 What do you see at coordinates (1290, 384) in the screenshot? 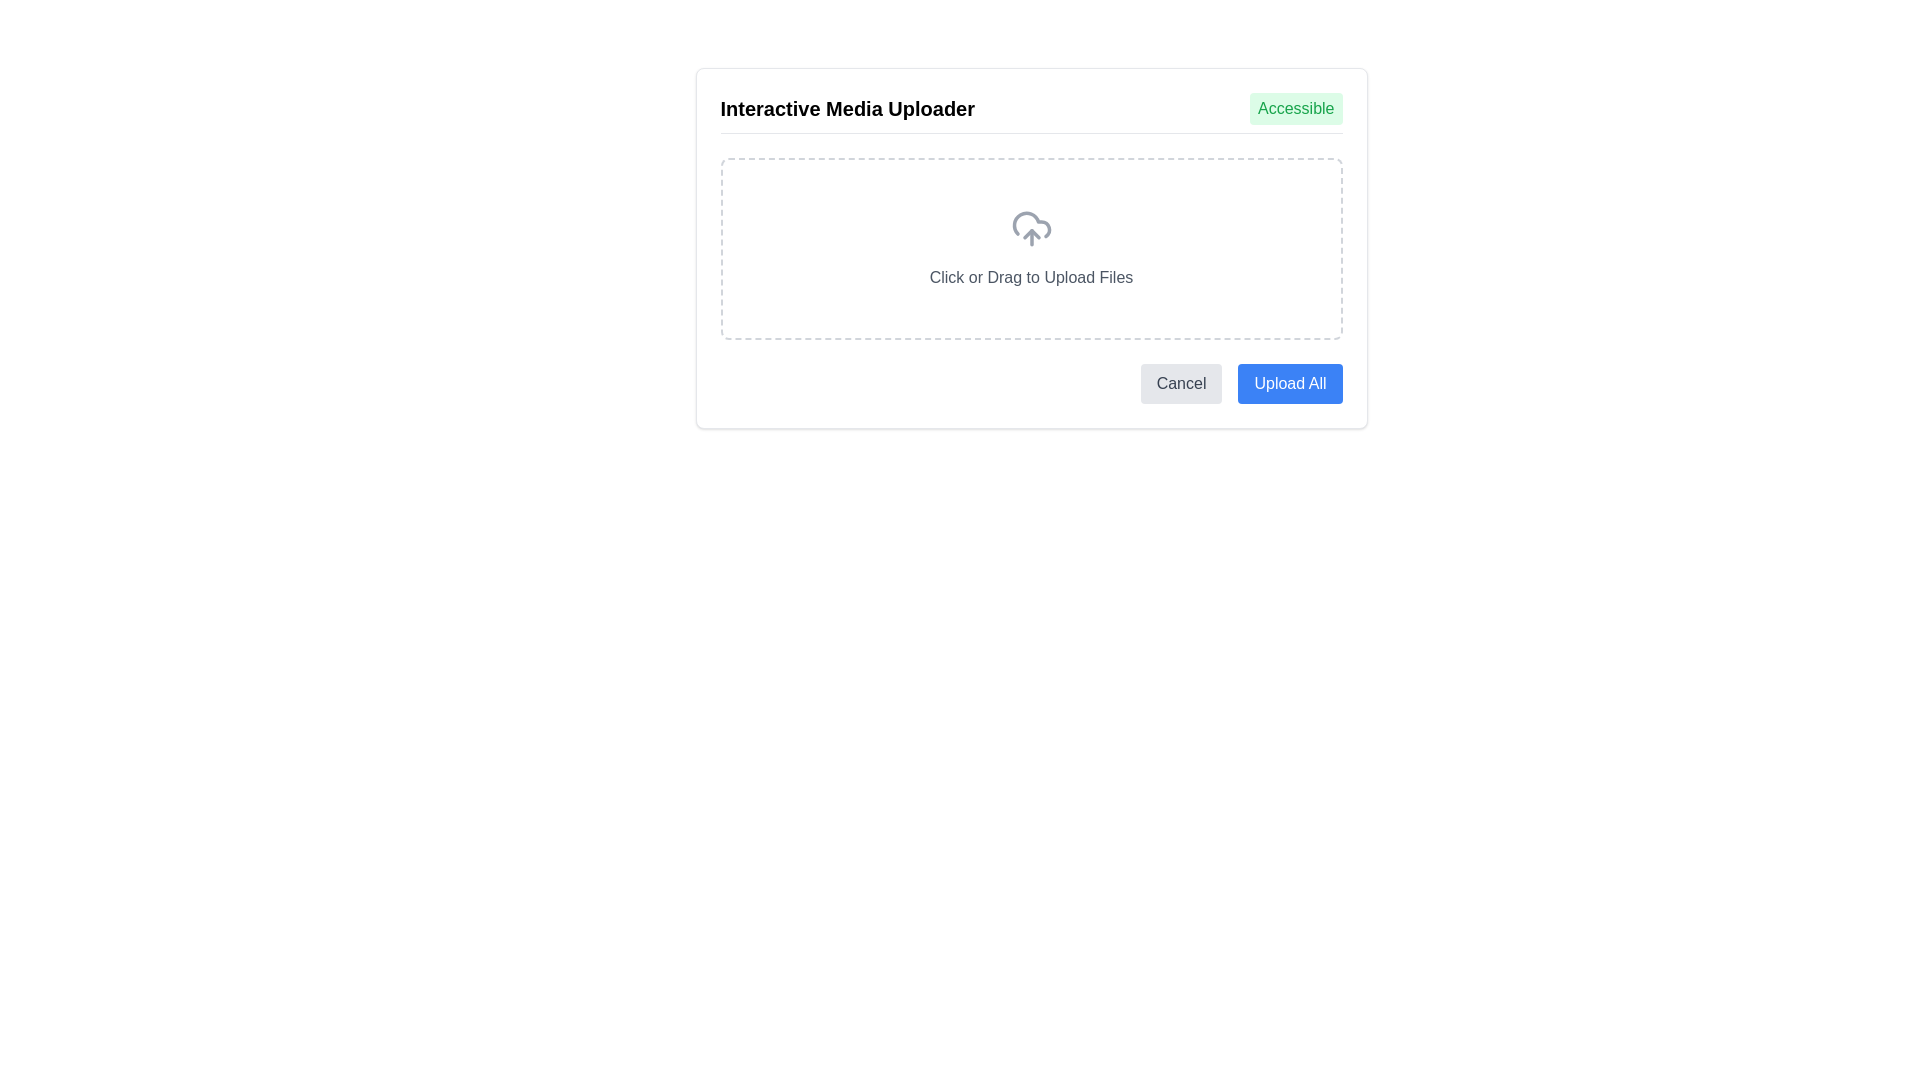
I see `the bright blue button with 'Upload All' text` at bounding box center [1290, 384].